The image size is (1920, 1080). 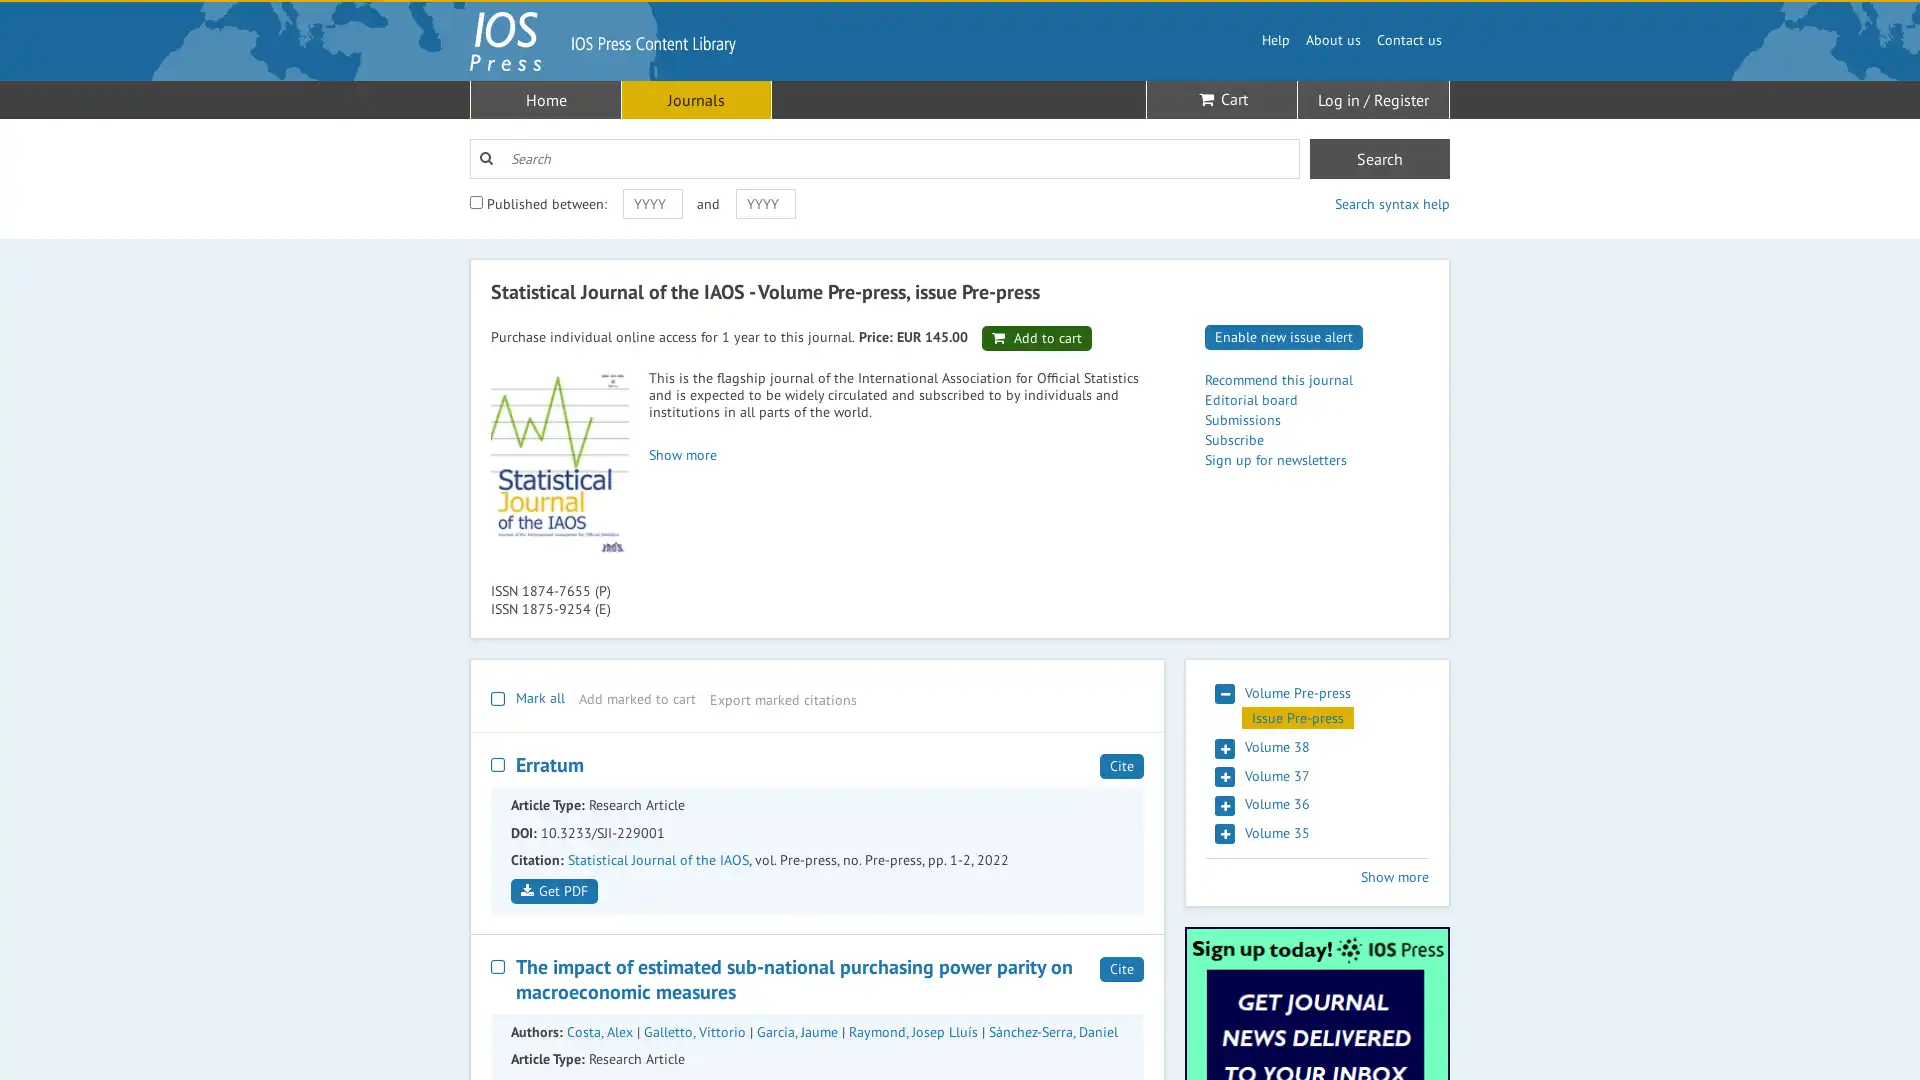 I want to click on Search, so click(x=1379, y=157).